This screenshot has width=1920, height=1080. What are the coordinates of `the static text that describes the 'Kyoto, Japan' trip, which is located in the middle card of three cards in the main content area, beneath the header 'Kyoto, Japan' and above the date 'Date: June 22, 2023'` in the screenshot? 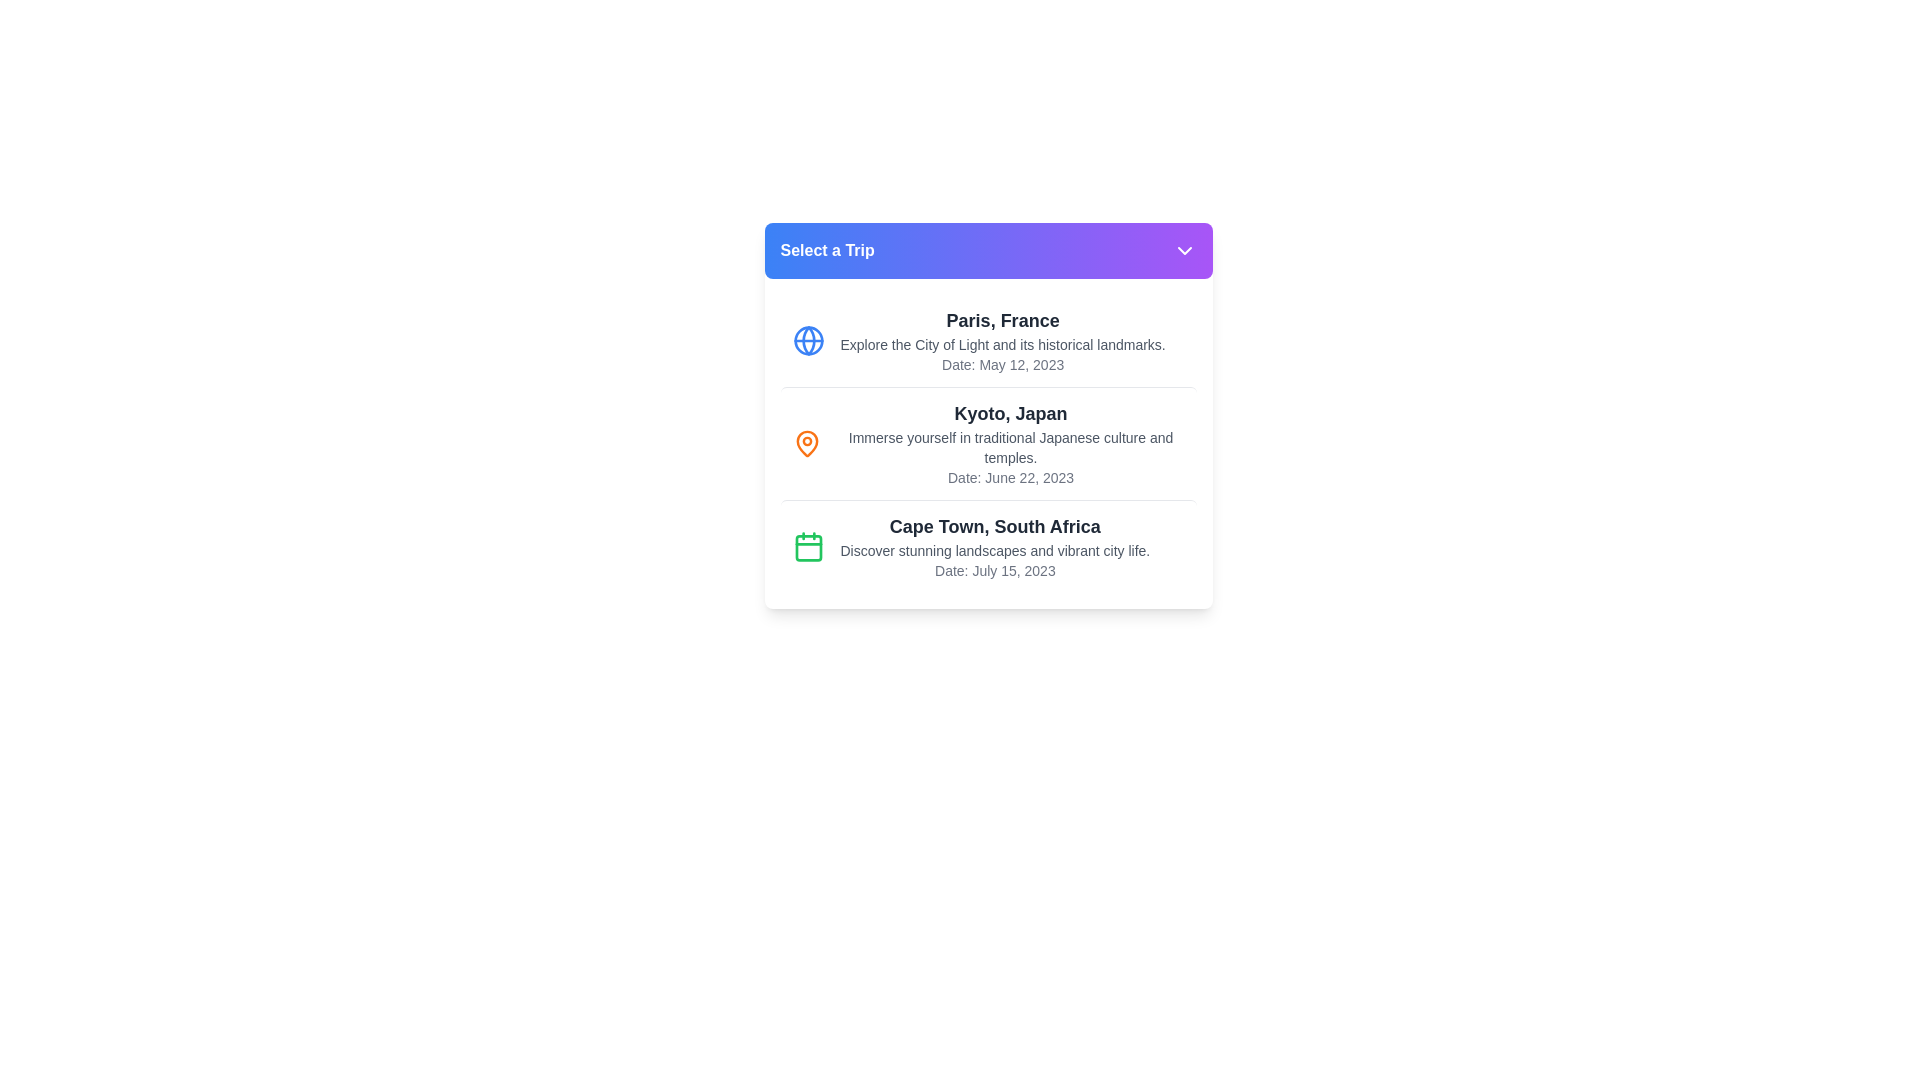 It's located at (1011, 446).